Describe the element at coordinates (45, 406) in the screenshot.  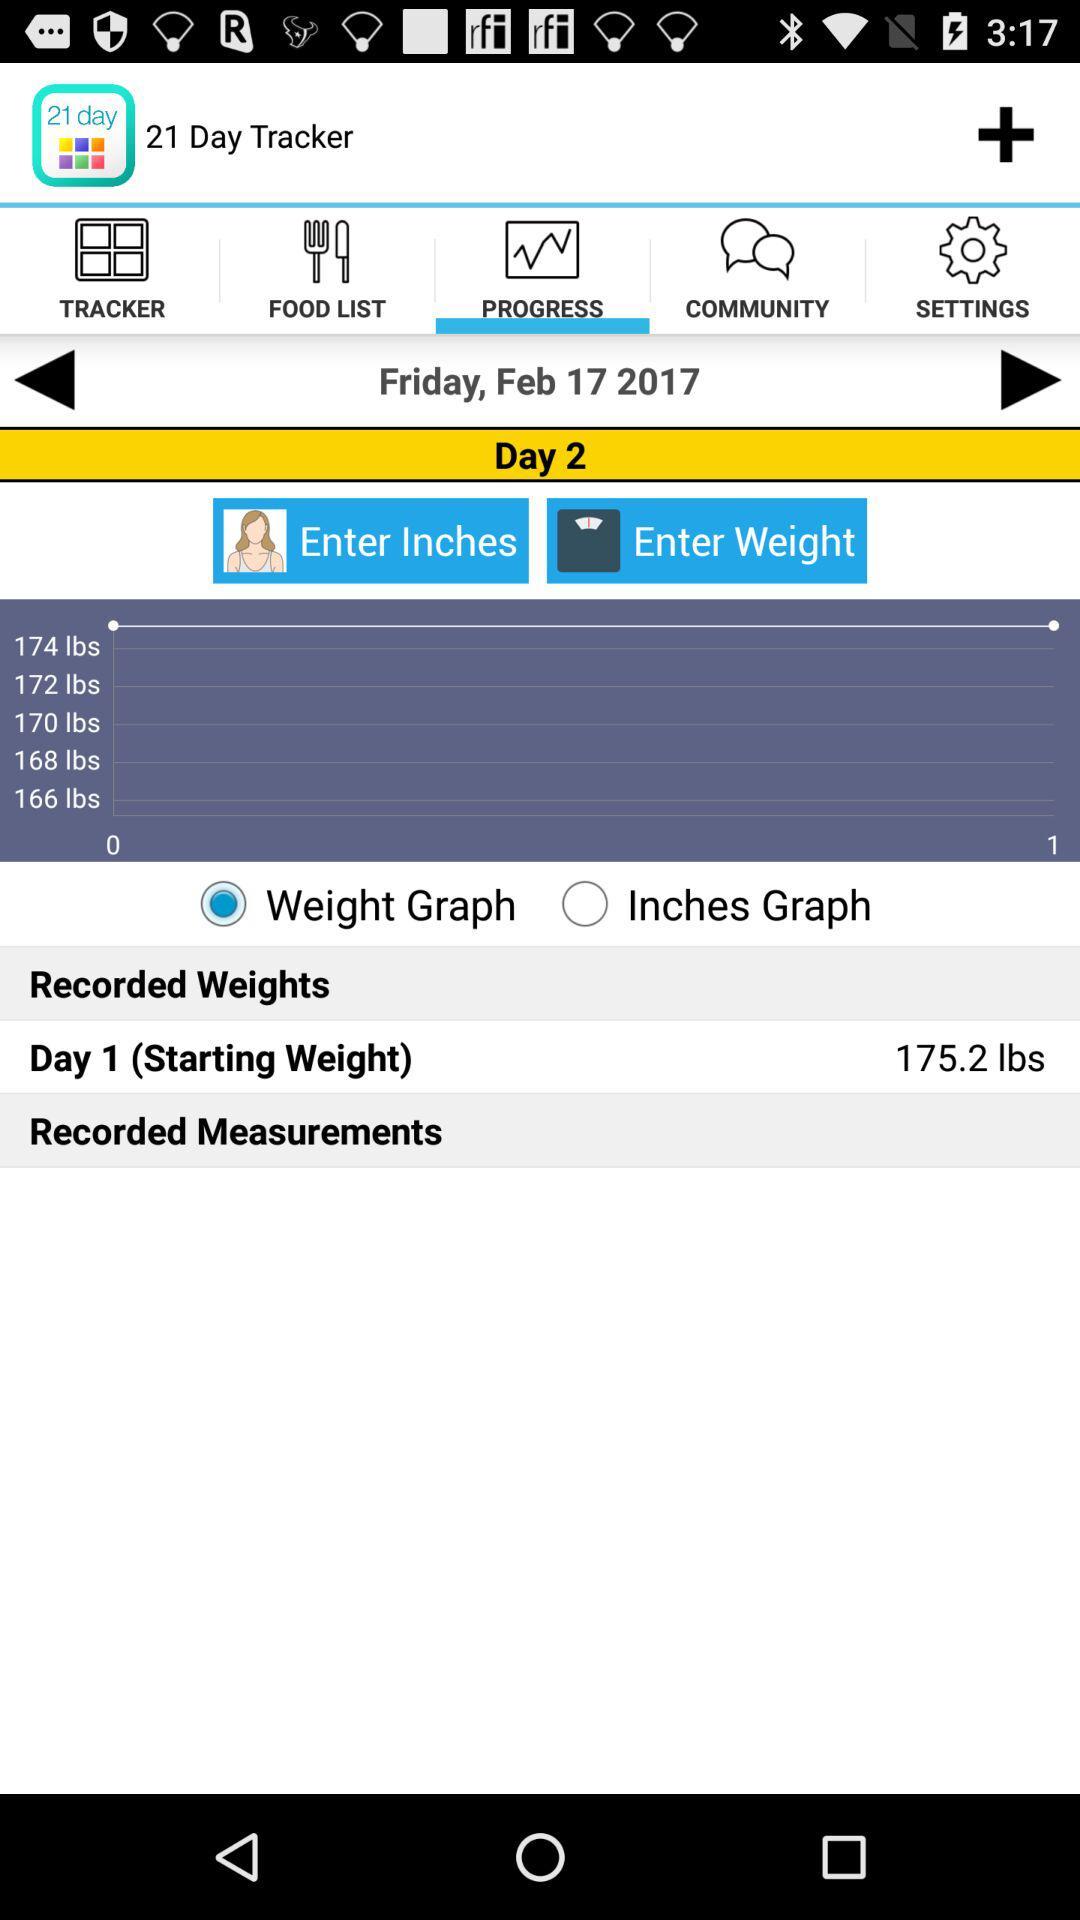
I see `the arrow_backward icon` at that location.